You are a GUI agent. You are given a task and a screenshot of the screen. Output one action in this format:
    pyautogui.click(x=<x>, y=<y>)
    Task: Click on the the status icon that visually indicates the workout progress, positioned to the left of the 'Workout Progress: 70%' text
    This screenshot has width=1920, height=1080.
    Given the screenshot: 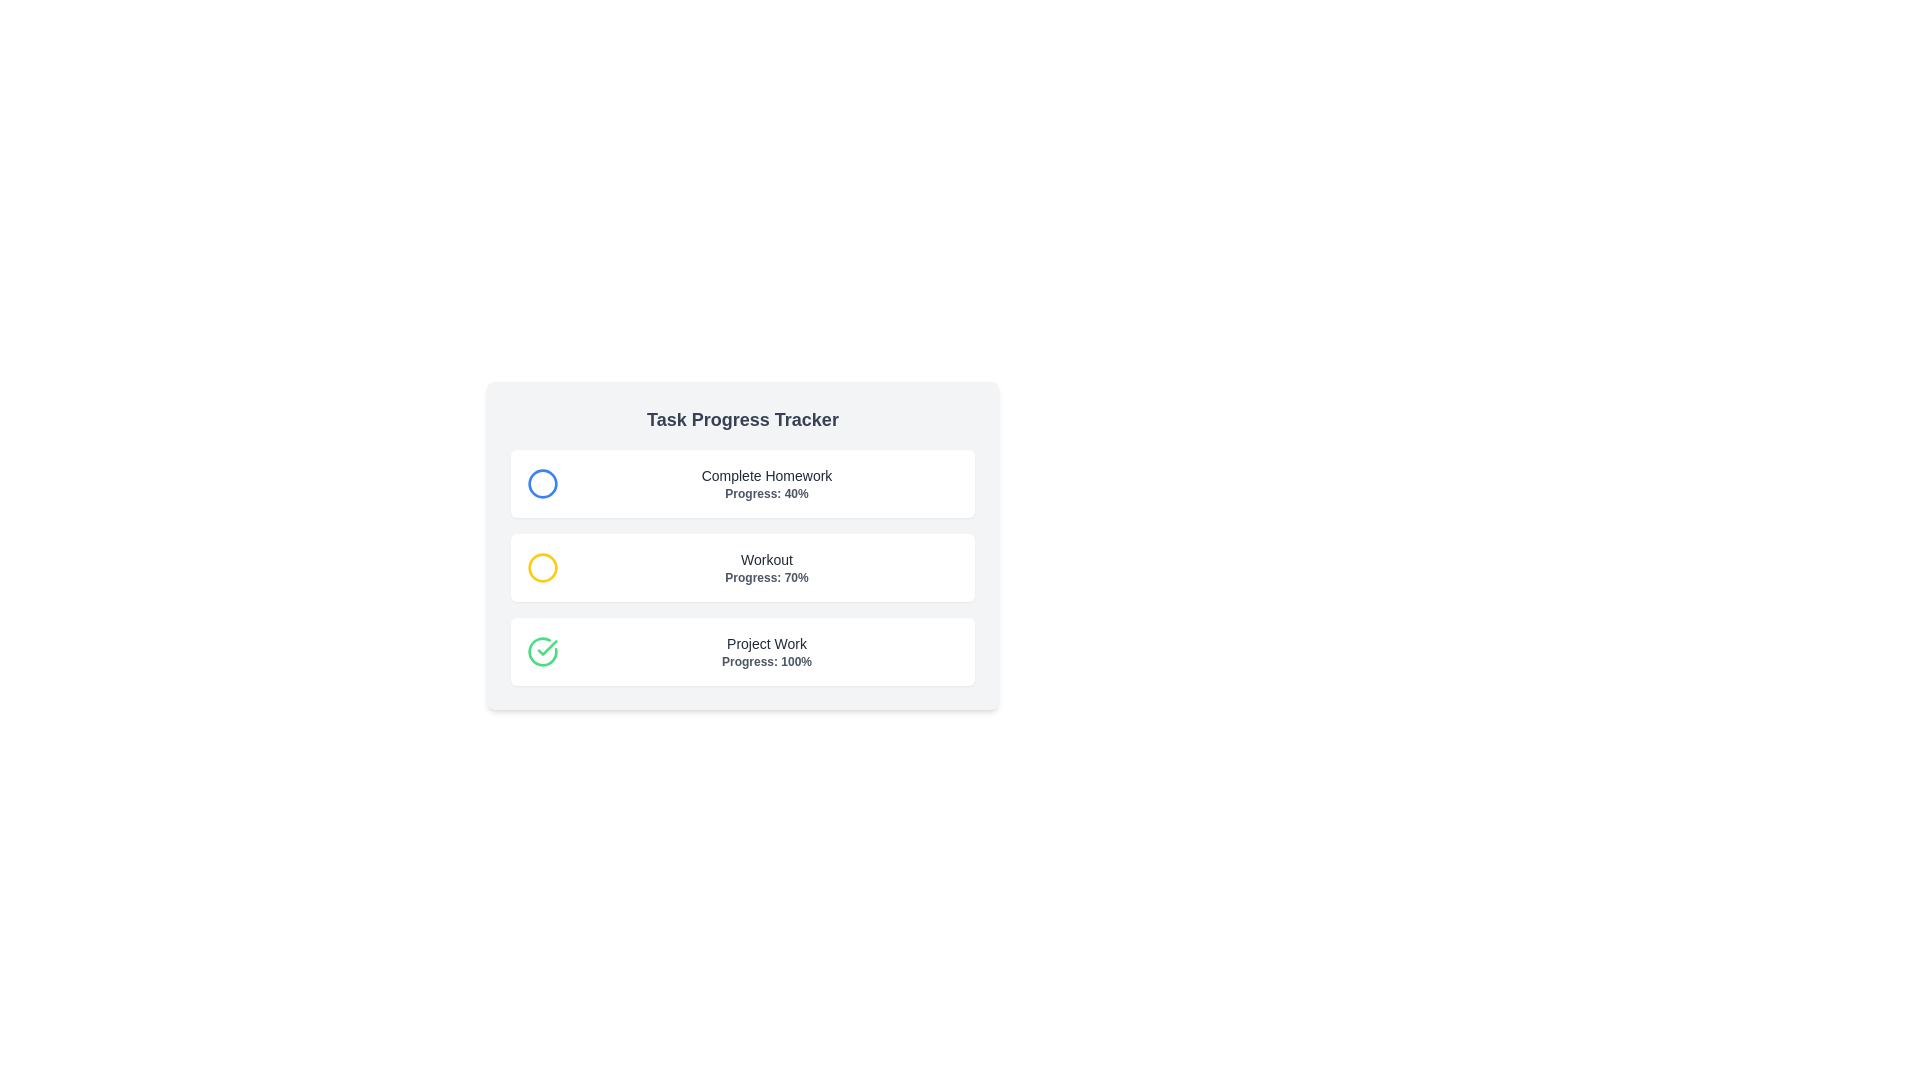 What is the action you would take?
    pyautogui.click(x=542, y=567)
    